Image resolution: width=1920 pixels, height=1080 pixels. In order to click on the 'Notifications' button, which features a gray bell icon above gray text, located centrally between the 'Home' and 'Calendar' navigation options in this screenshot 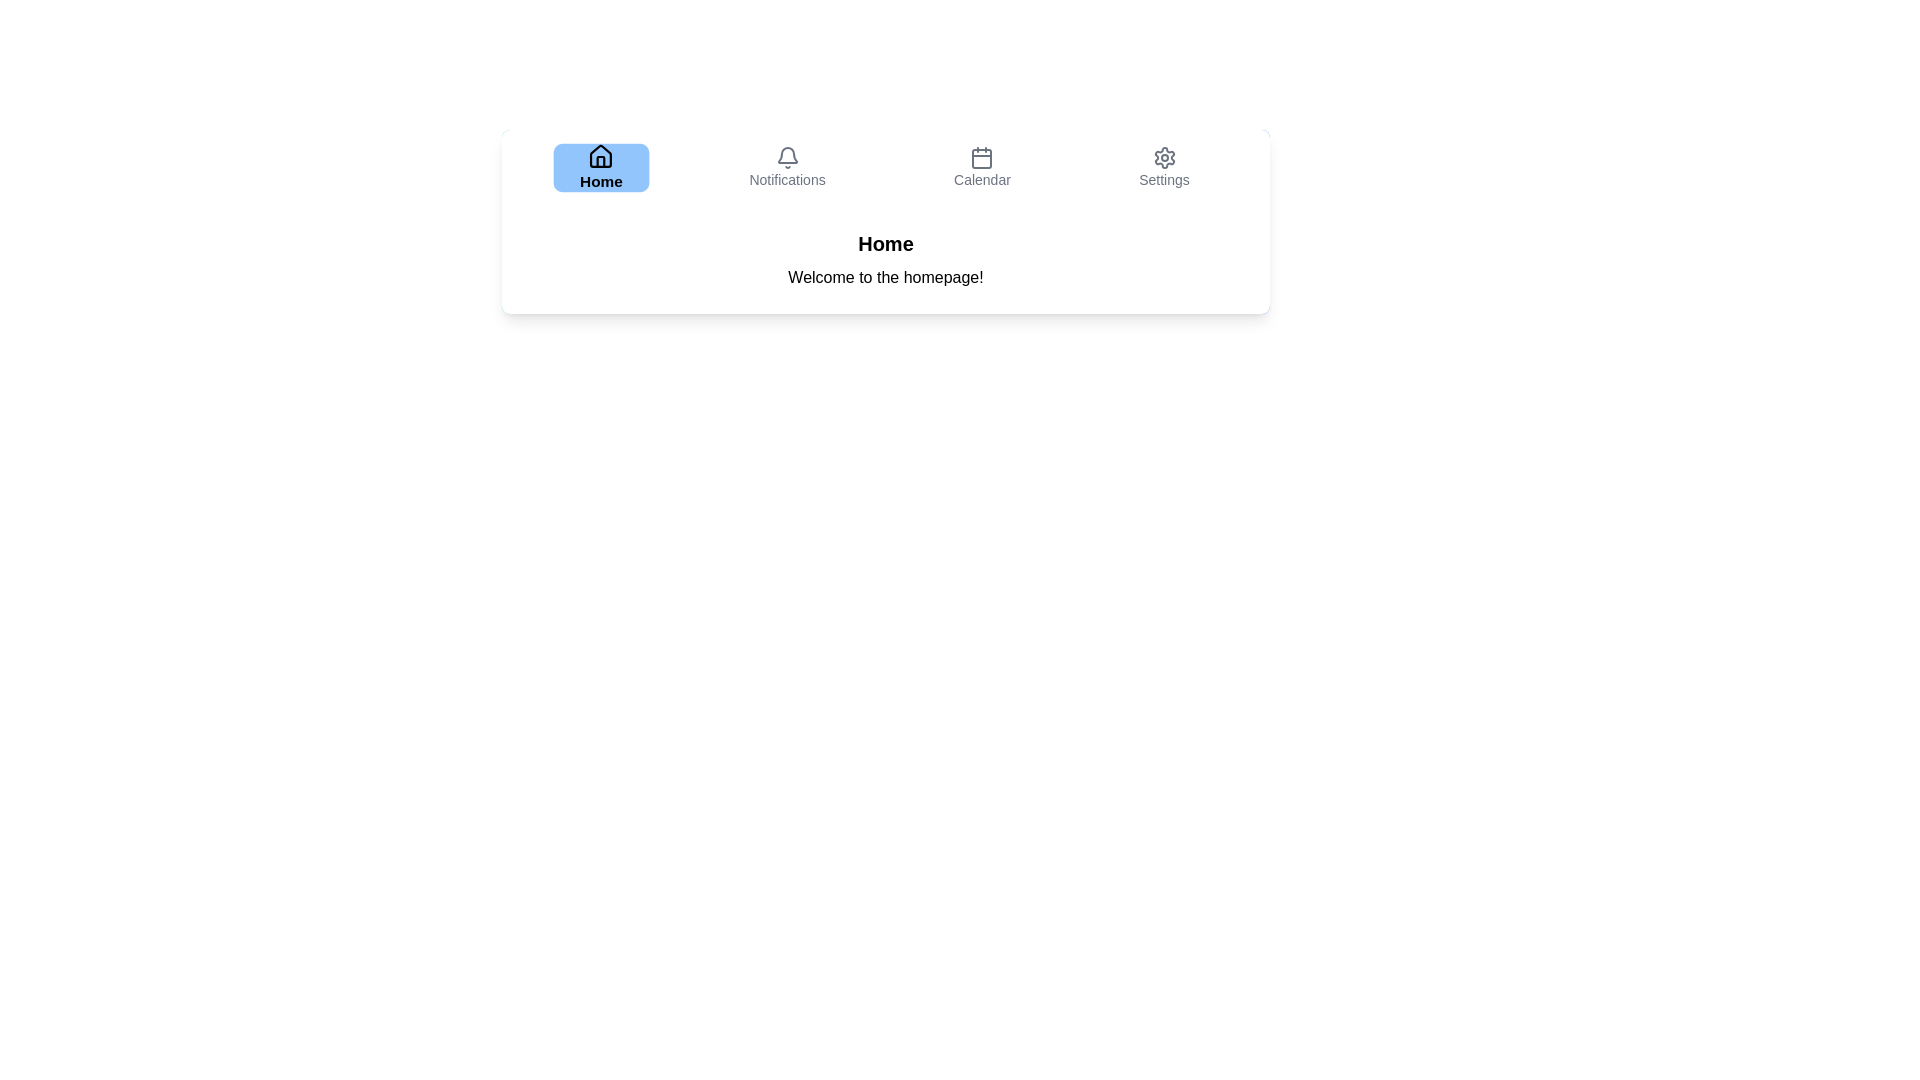, I will do `click(786, 167)`.